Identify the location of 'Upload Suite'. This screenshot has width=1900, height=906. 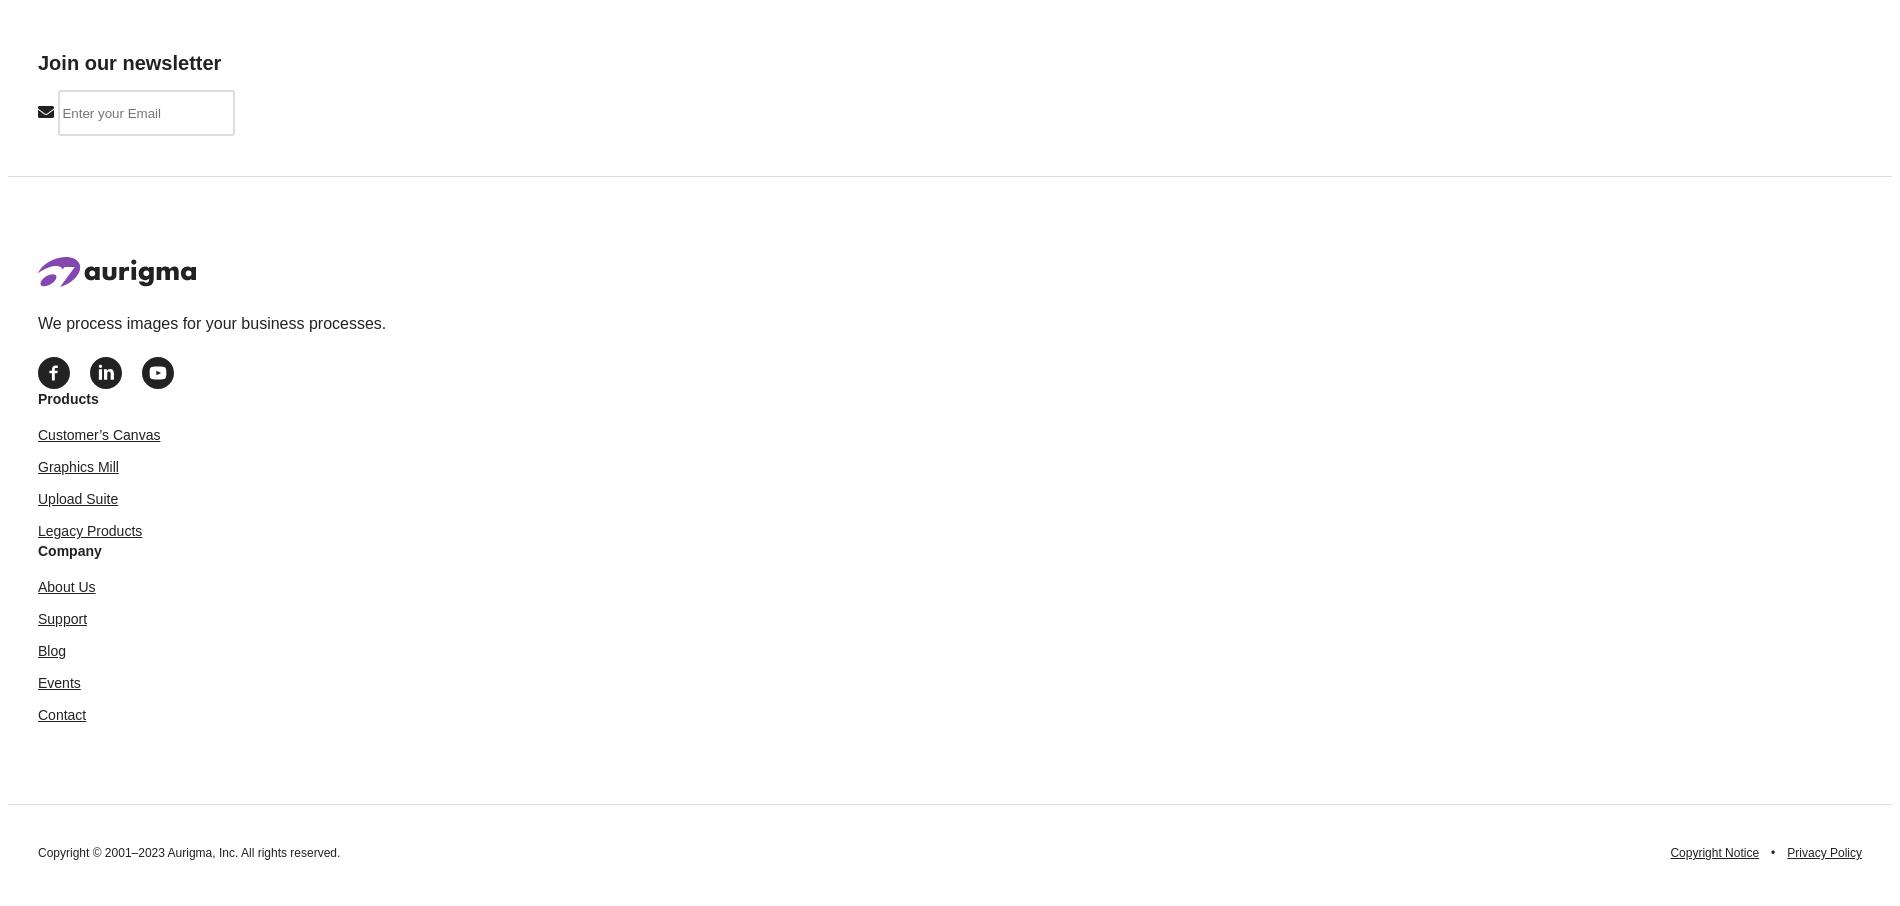
(78, 499).